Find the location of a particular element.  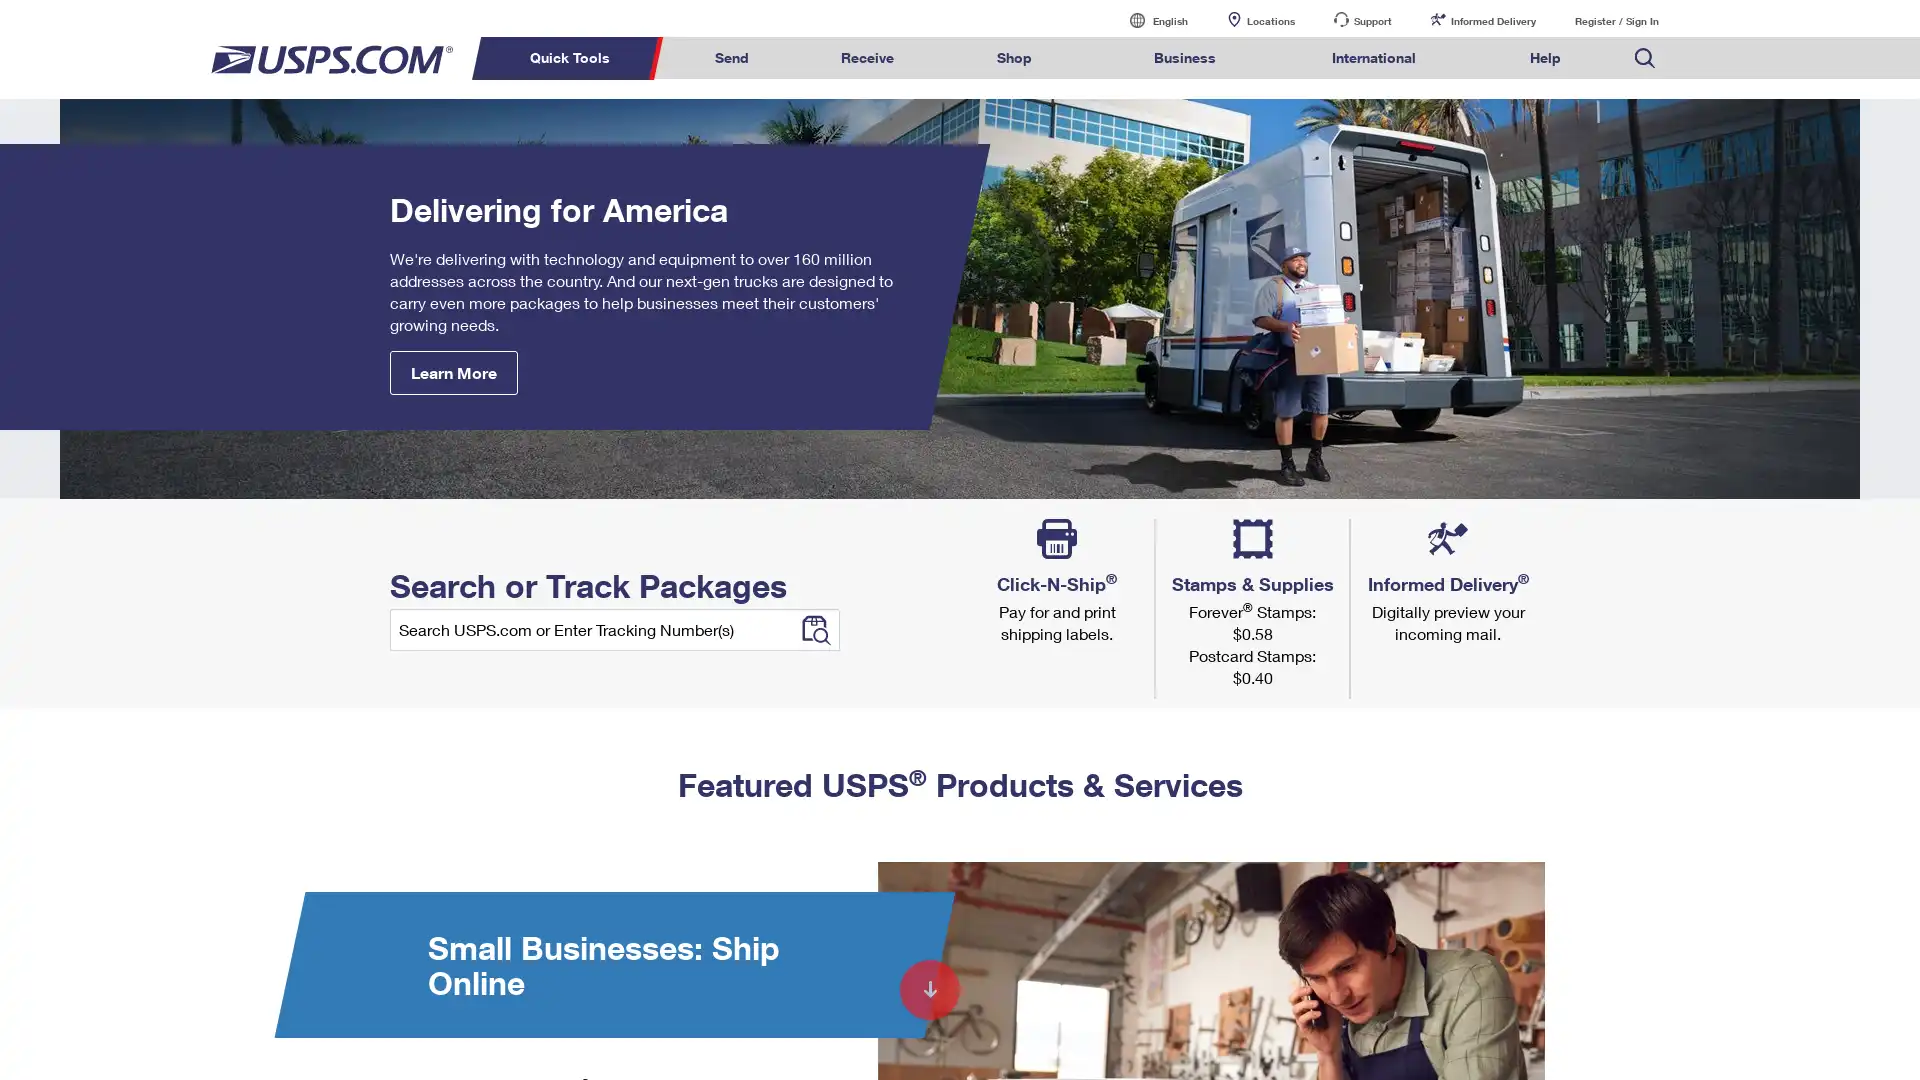

Search is located at coordinates (1260, 540).